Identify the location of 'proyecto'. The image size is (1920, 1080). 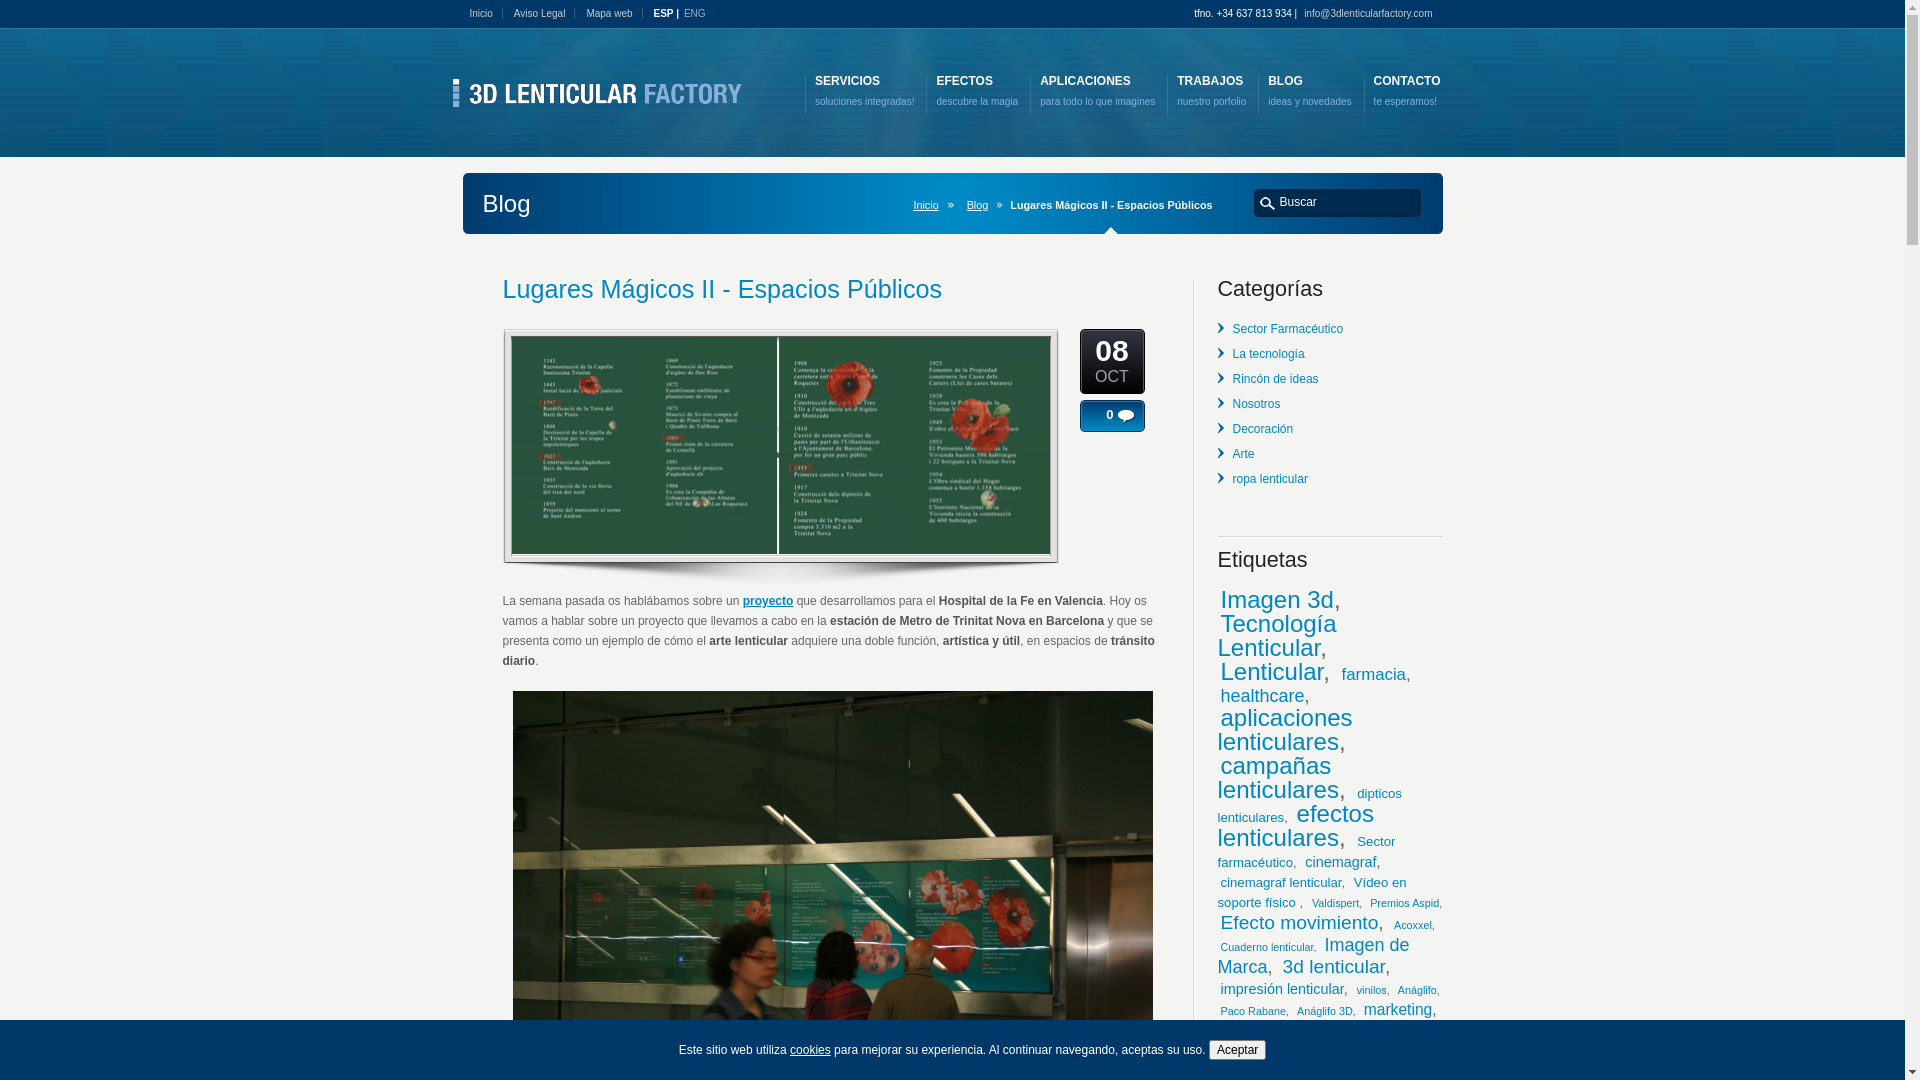
(742, 600).